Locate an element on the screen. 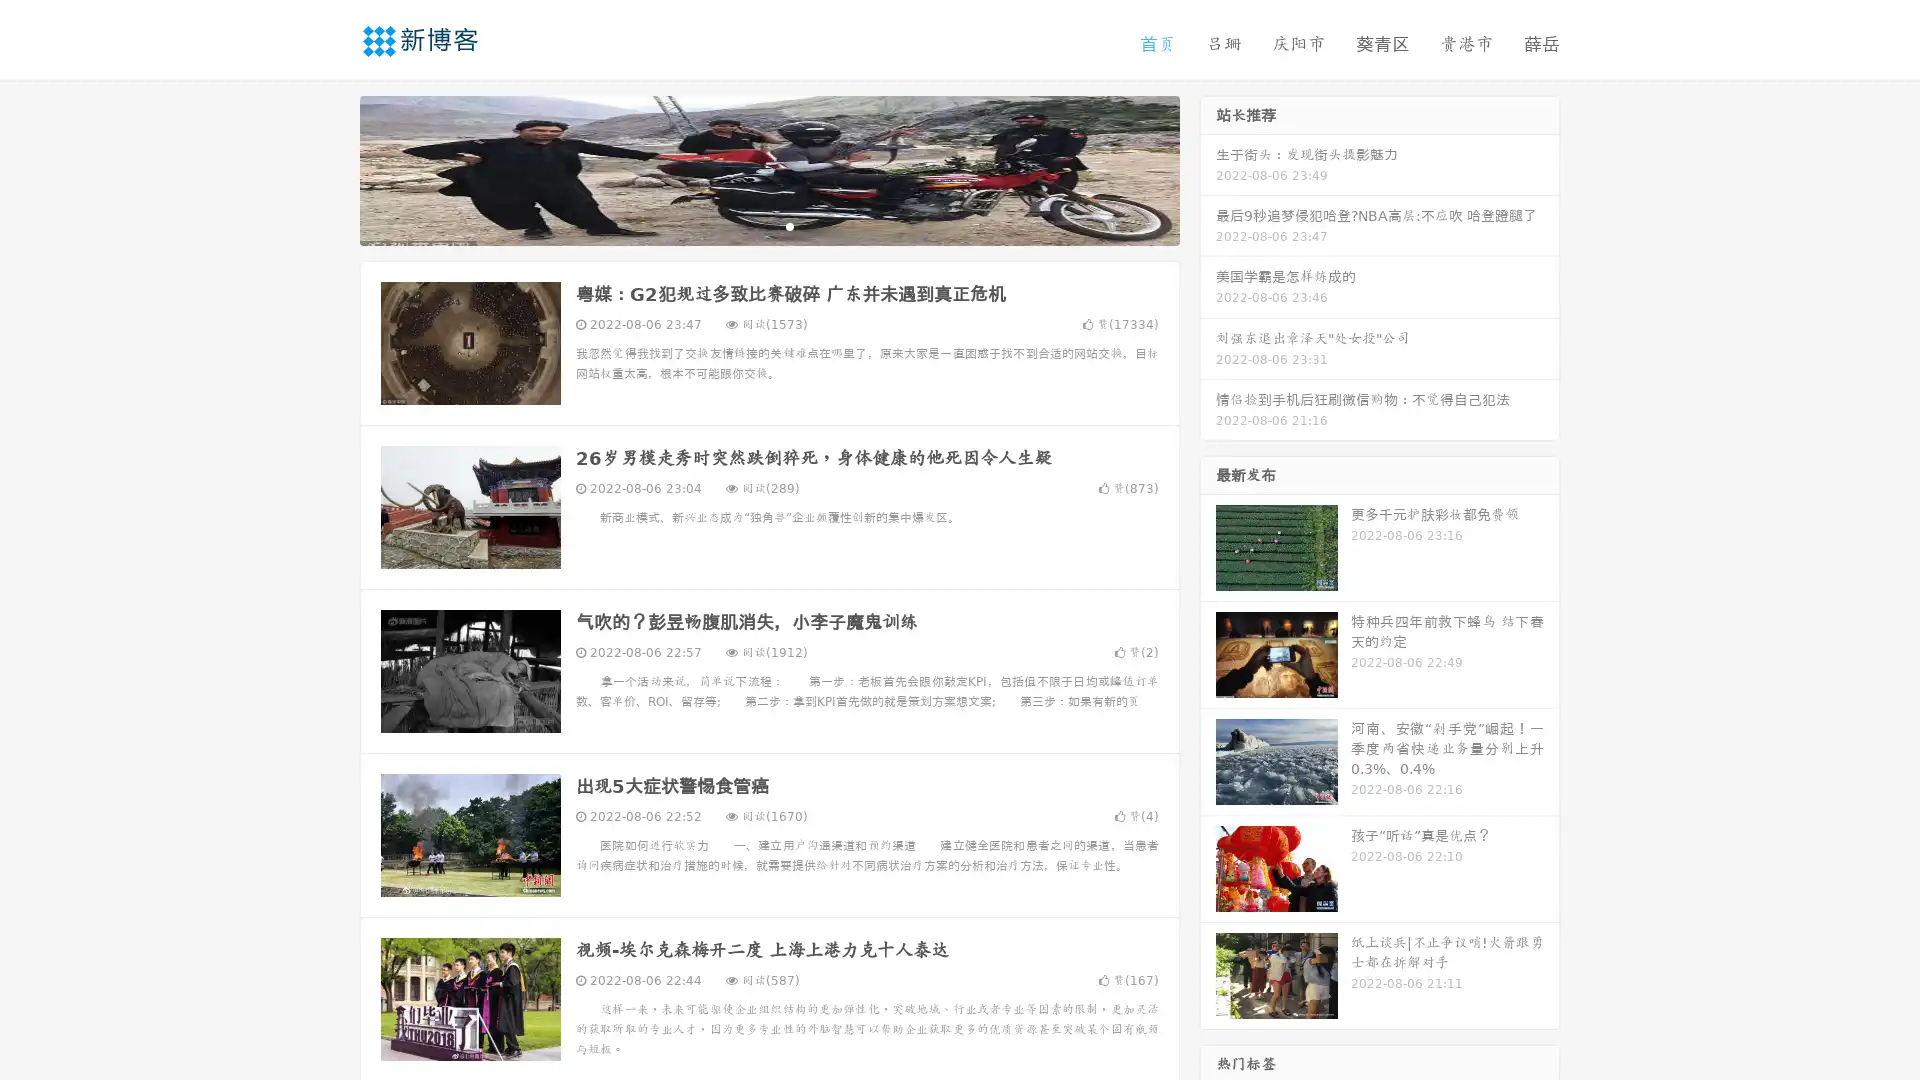 This screenshot has height=1080, width=1920. Next slide is located at coordinates (1208, 168).